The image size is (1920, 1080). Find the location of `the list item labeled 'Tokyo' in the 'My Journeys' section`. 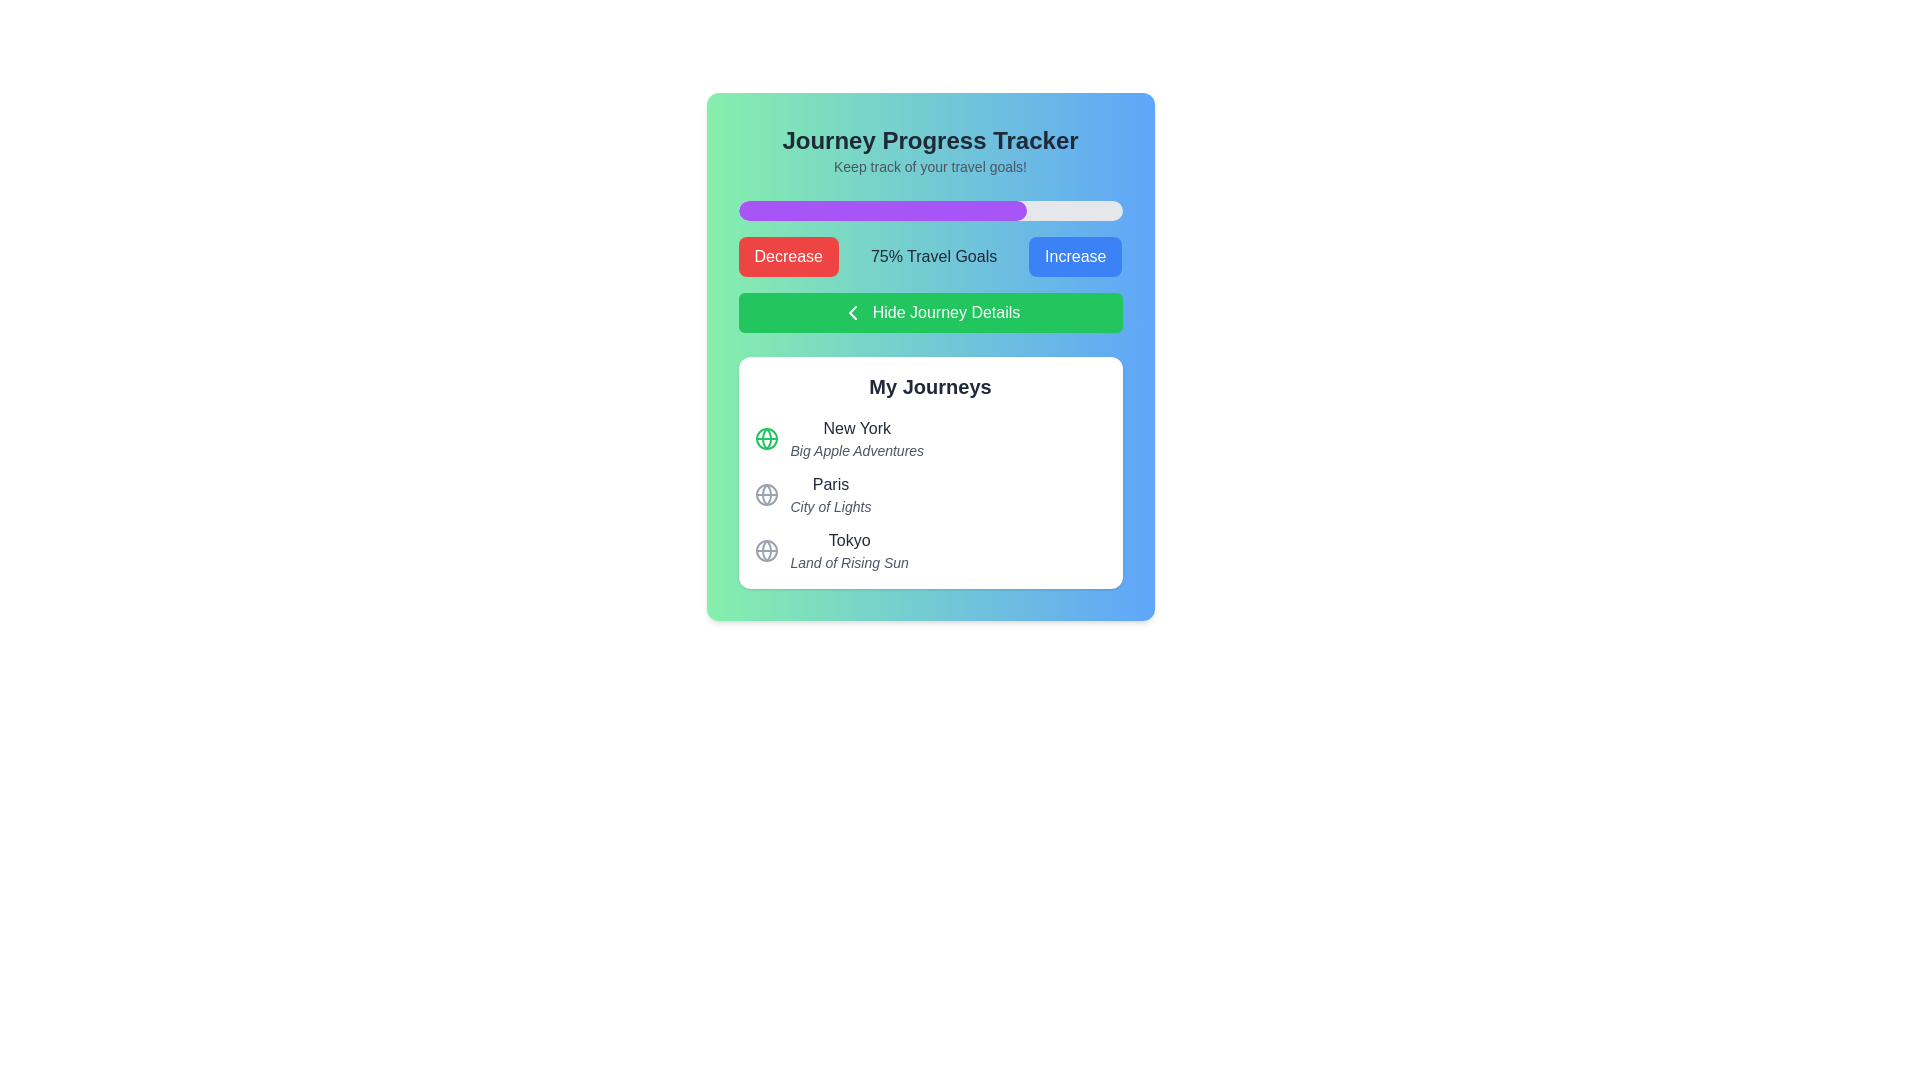

the list item labeled 'Tokyo' in the 'My Journeys' section is located at coordinates (849, 551).